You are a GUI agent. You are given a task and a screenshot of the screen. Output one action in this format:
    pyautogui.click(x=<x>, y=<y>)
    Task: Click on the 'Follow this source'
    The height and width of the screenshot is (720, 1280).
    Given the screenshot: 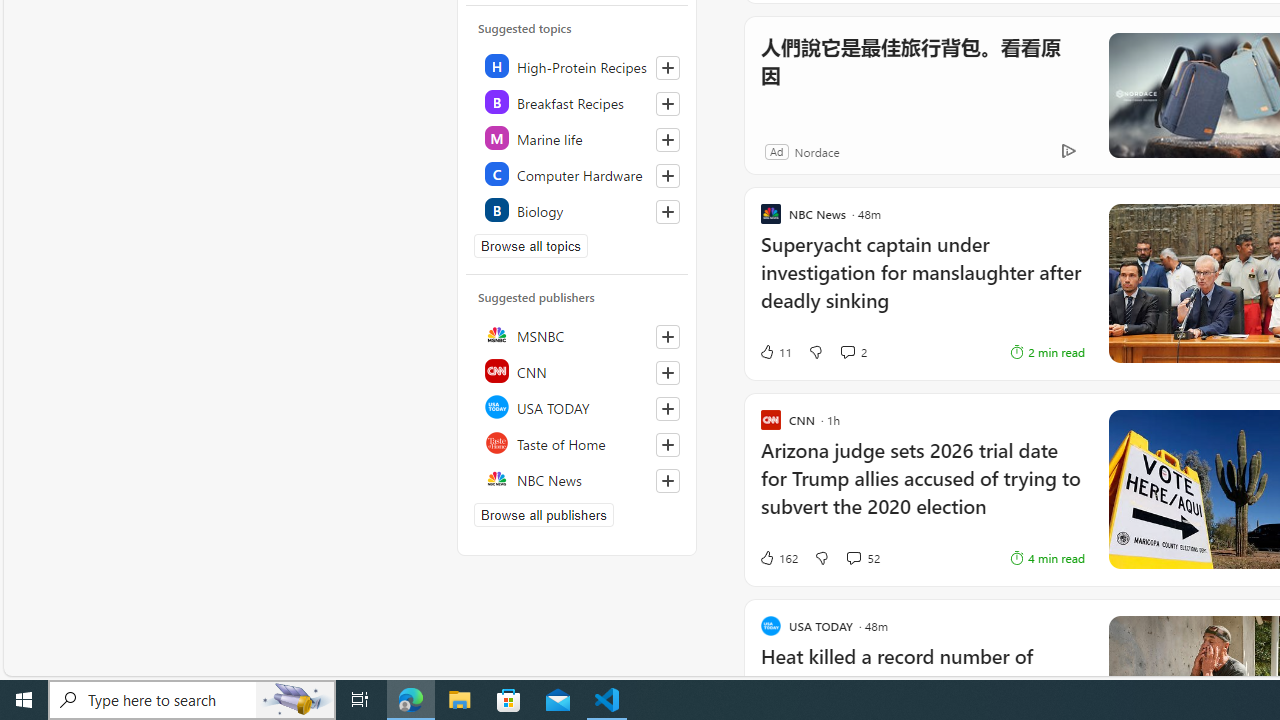 What is the action you would take?
    pyautogui.click(x=668, y=480)
    